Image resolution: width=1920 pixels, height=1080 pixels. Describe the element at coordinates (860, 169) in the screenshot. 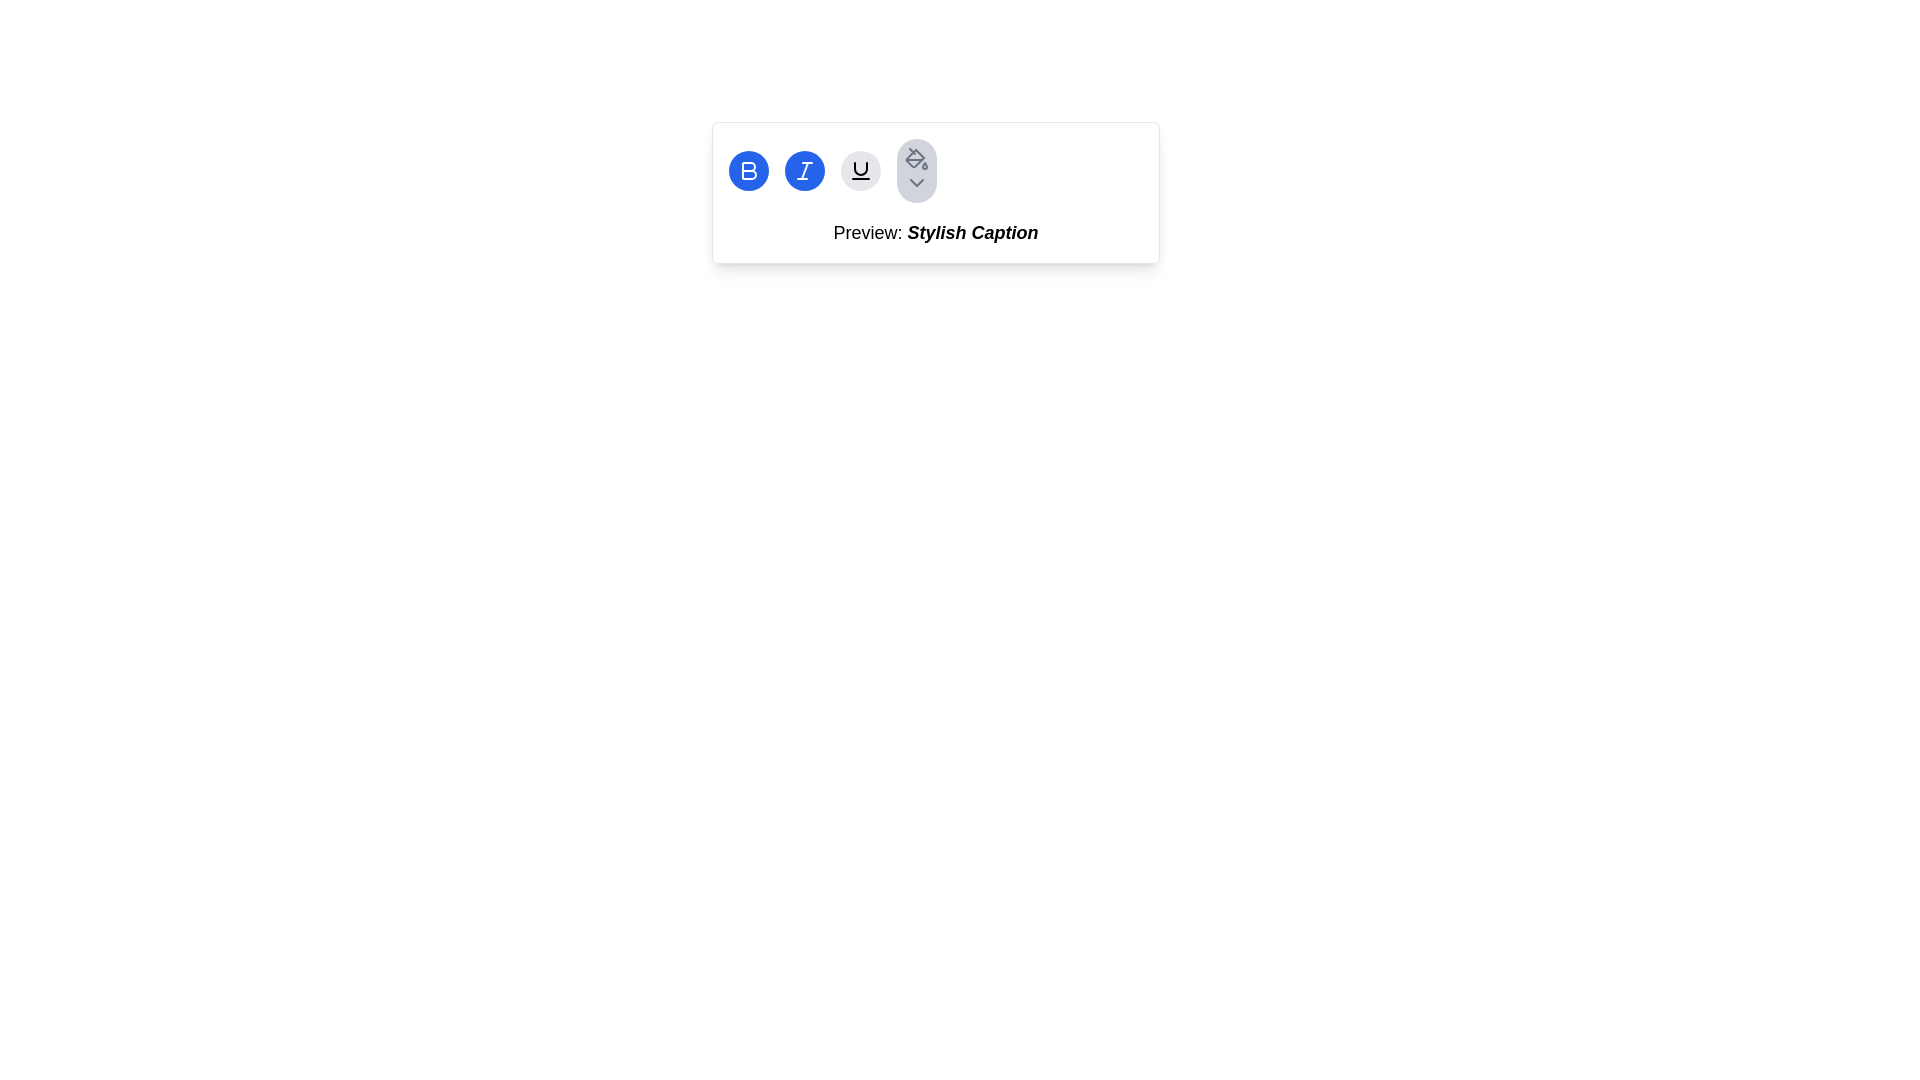

I see `the circular button with a white background and an underline icon in the center` at that location.